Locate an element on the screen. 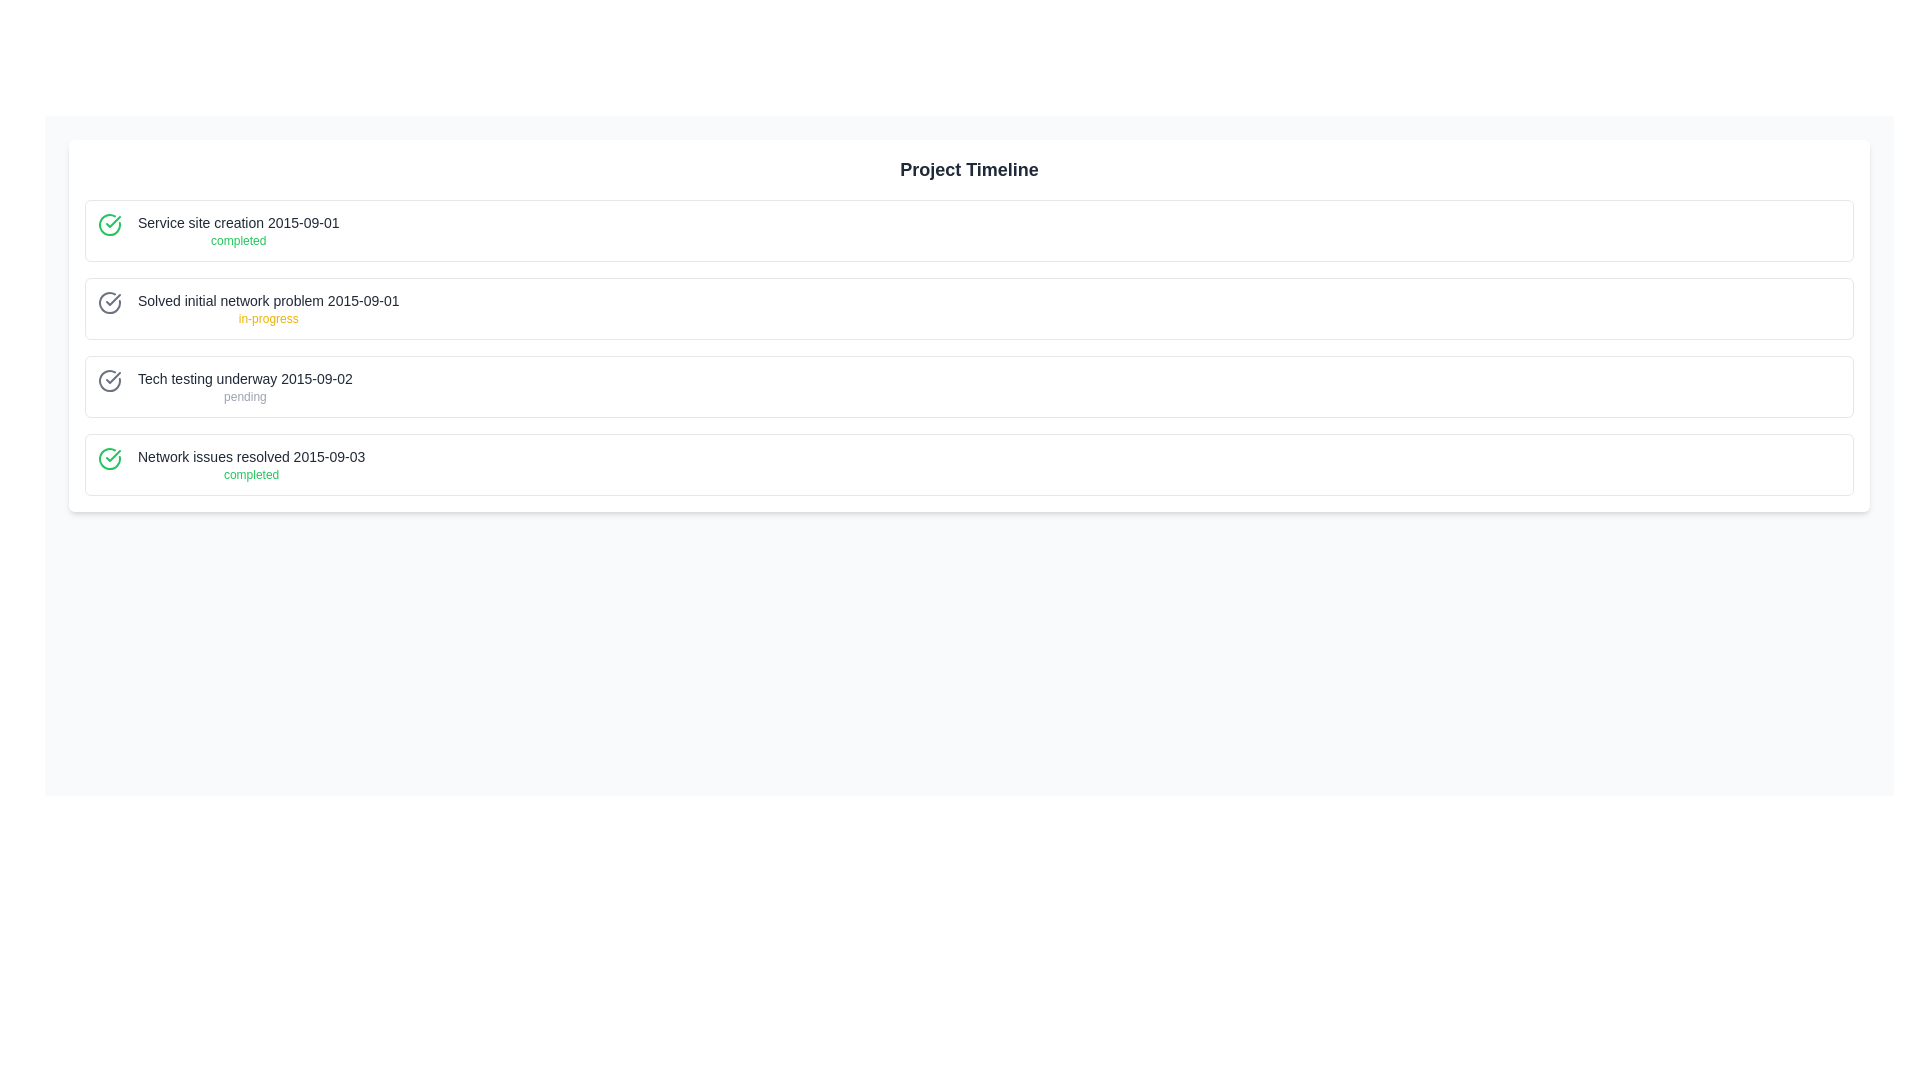 The width and height of the screenshot is (1920, 1080). the List Item with Text and Status Indicator displaying 'Service site creation 2015-09-01' and its status 'completed' is located at coordinates (238, 230).